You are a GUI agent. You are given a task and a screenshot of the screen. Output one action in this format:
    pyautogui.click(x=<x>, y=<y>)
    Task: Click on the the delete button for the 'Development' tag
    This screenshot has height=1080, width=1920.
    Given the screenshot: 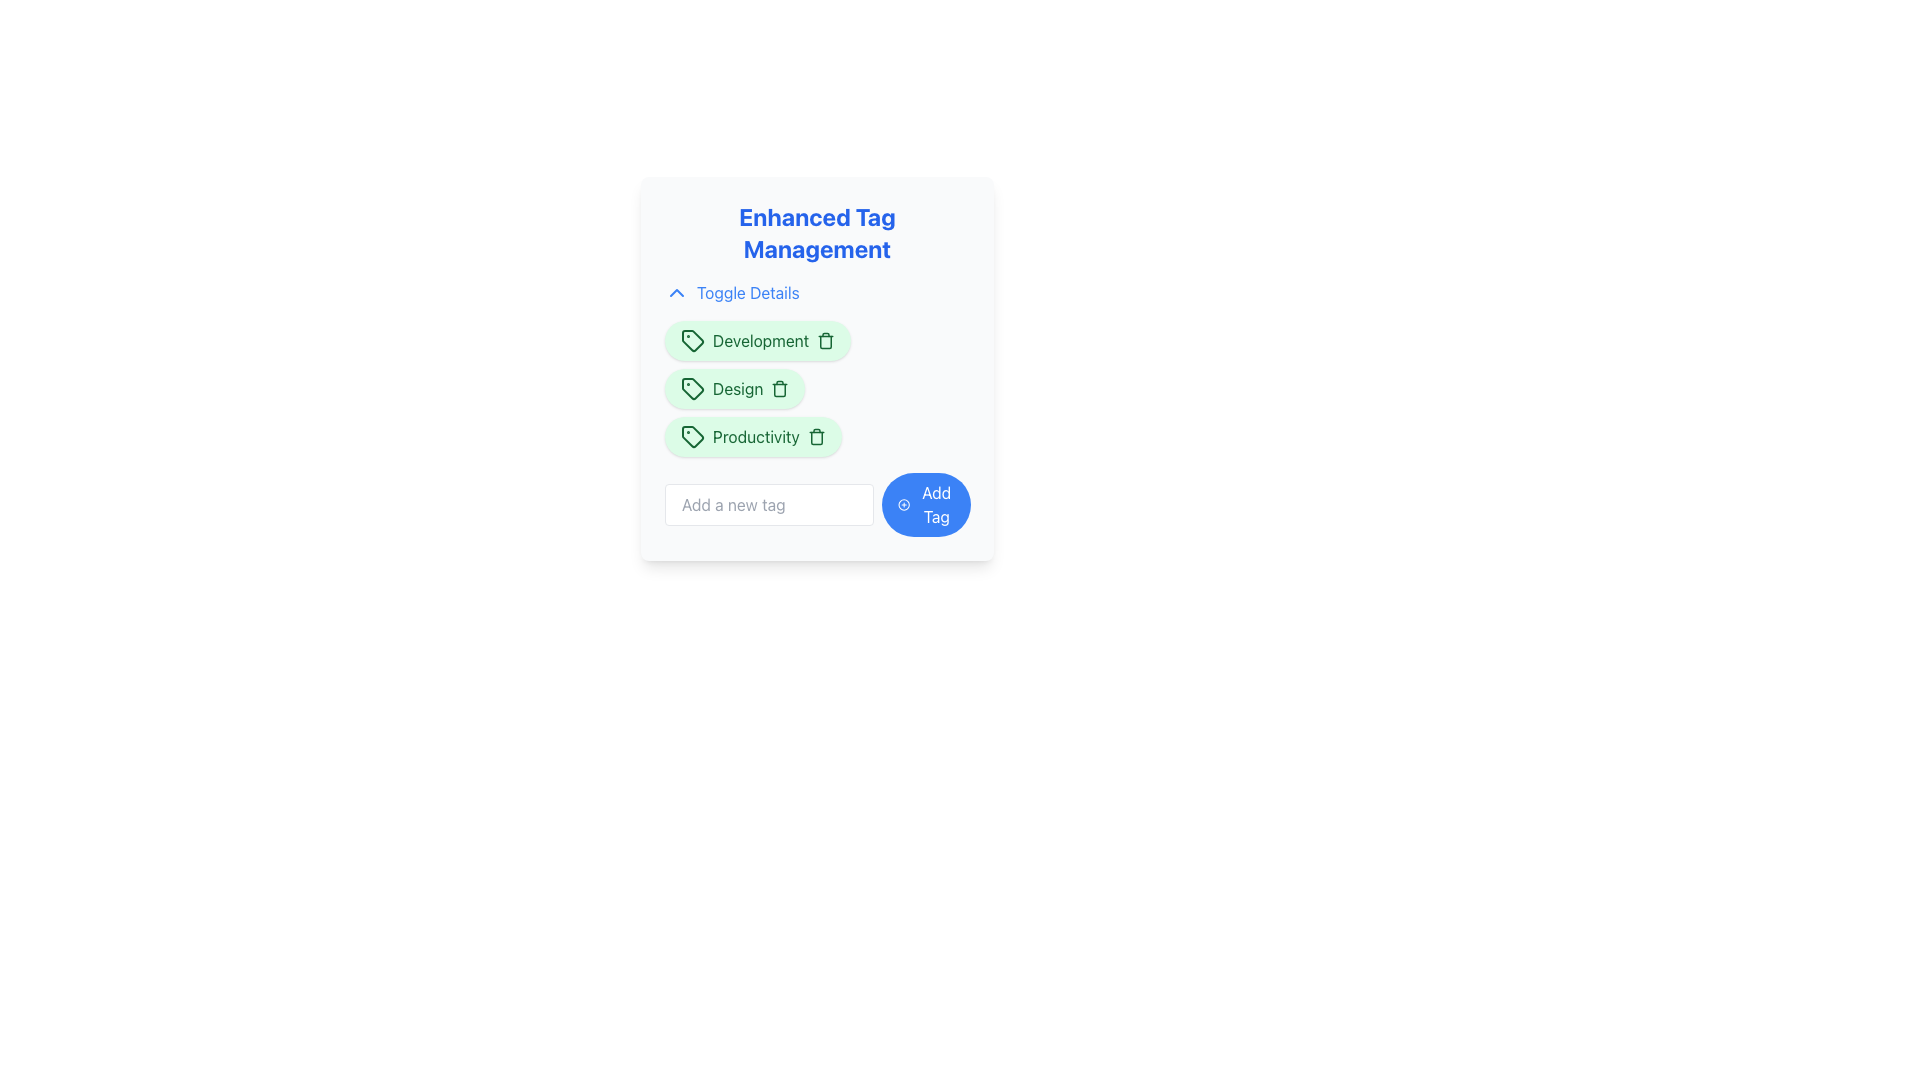 What is the action you would take?
    pyautogui.click(x=826, y=339)
    